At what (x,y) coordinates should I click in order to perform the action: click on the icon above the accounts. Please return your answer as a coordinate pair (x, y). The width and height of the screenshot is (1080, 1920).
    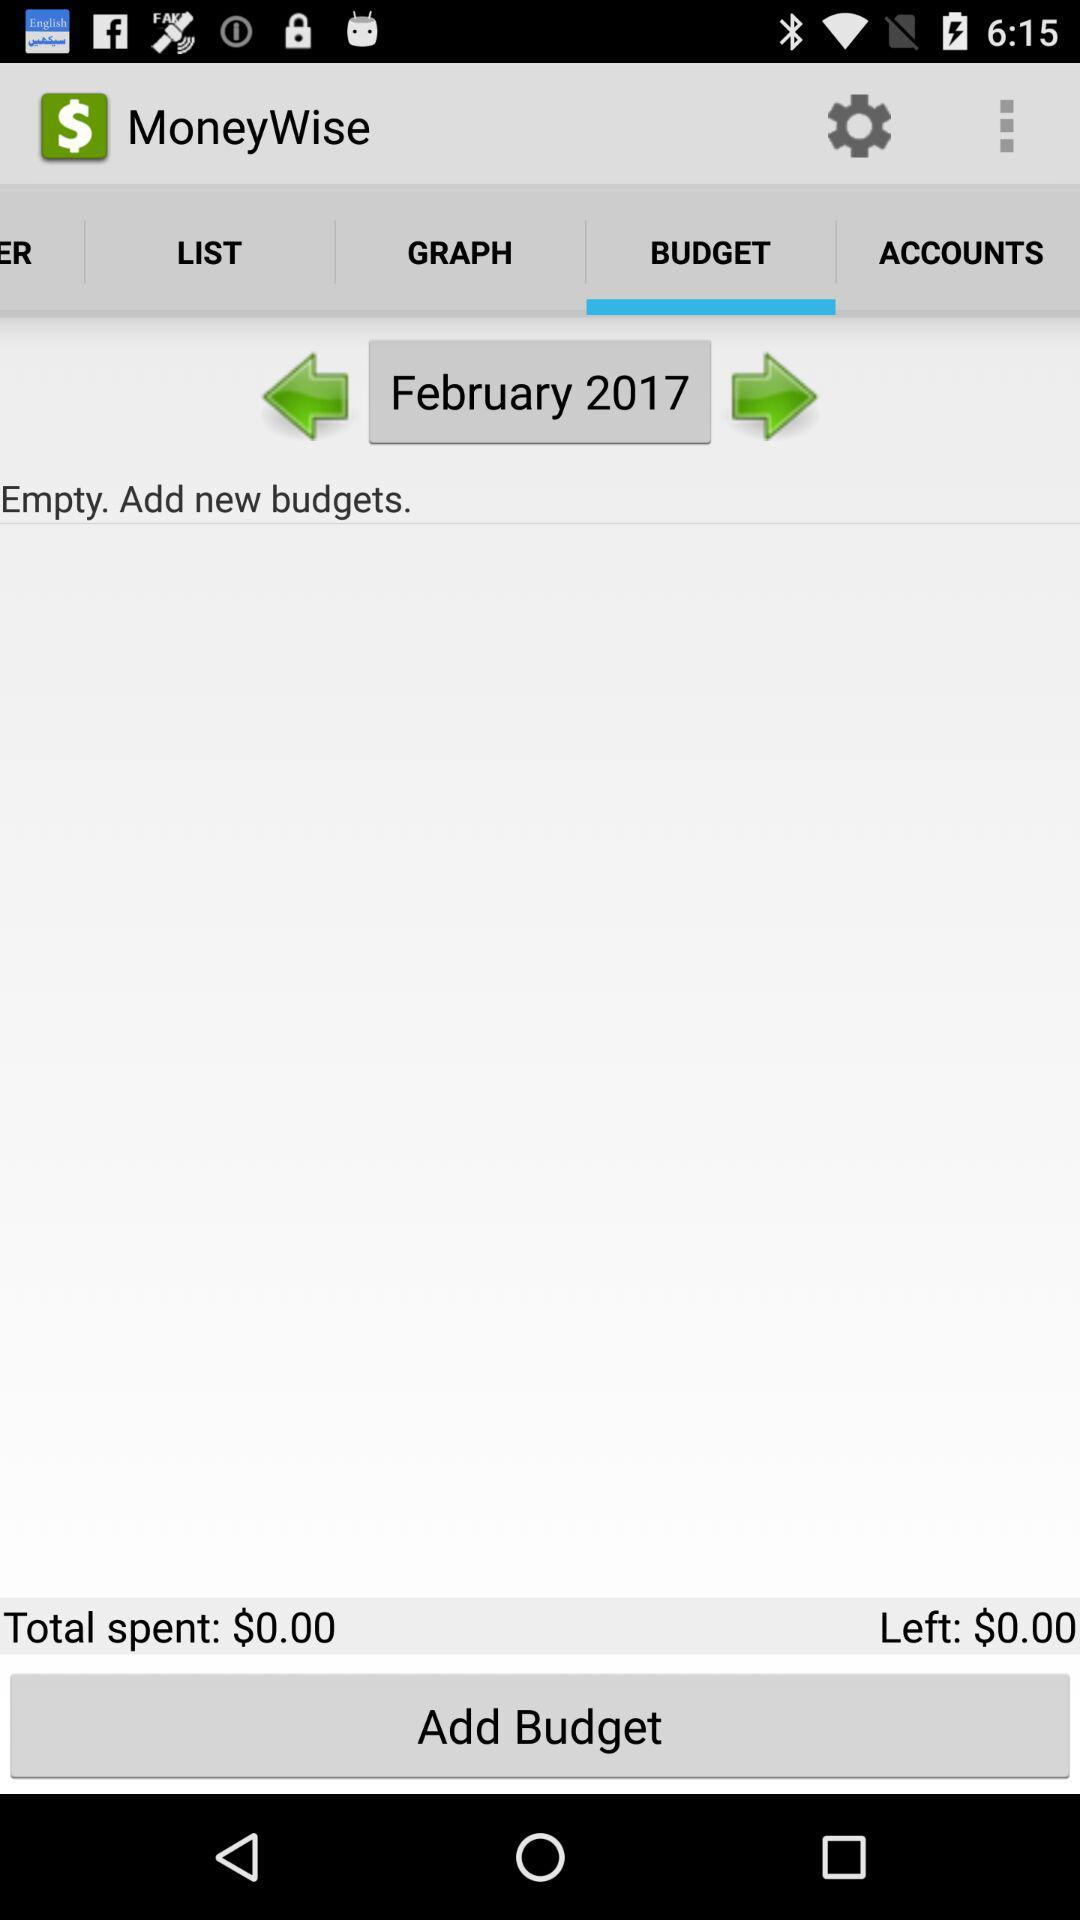
    Looking at the image, I should click on (1006, 124).